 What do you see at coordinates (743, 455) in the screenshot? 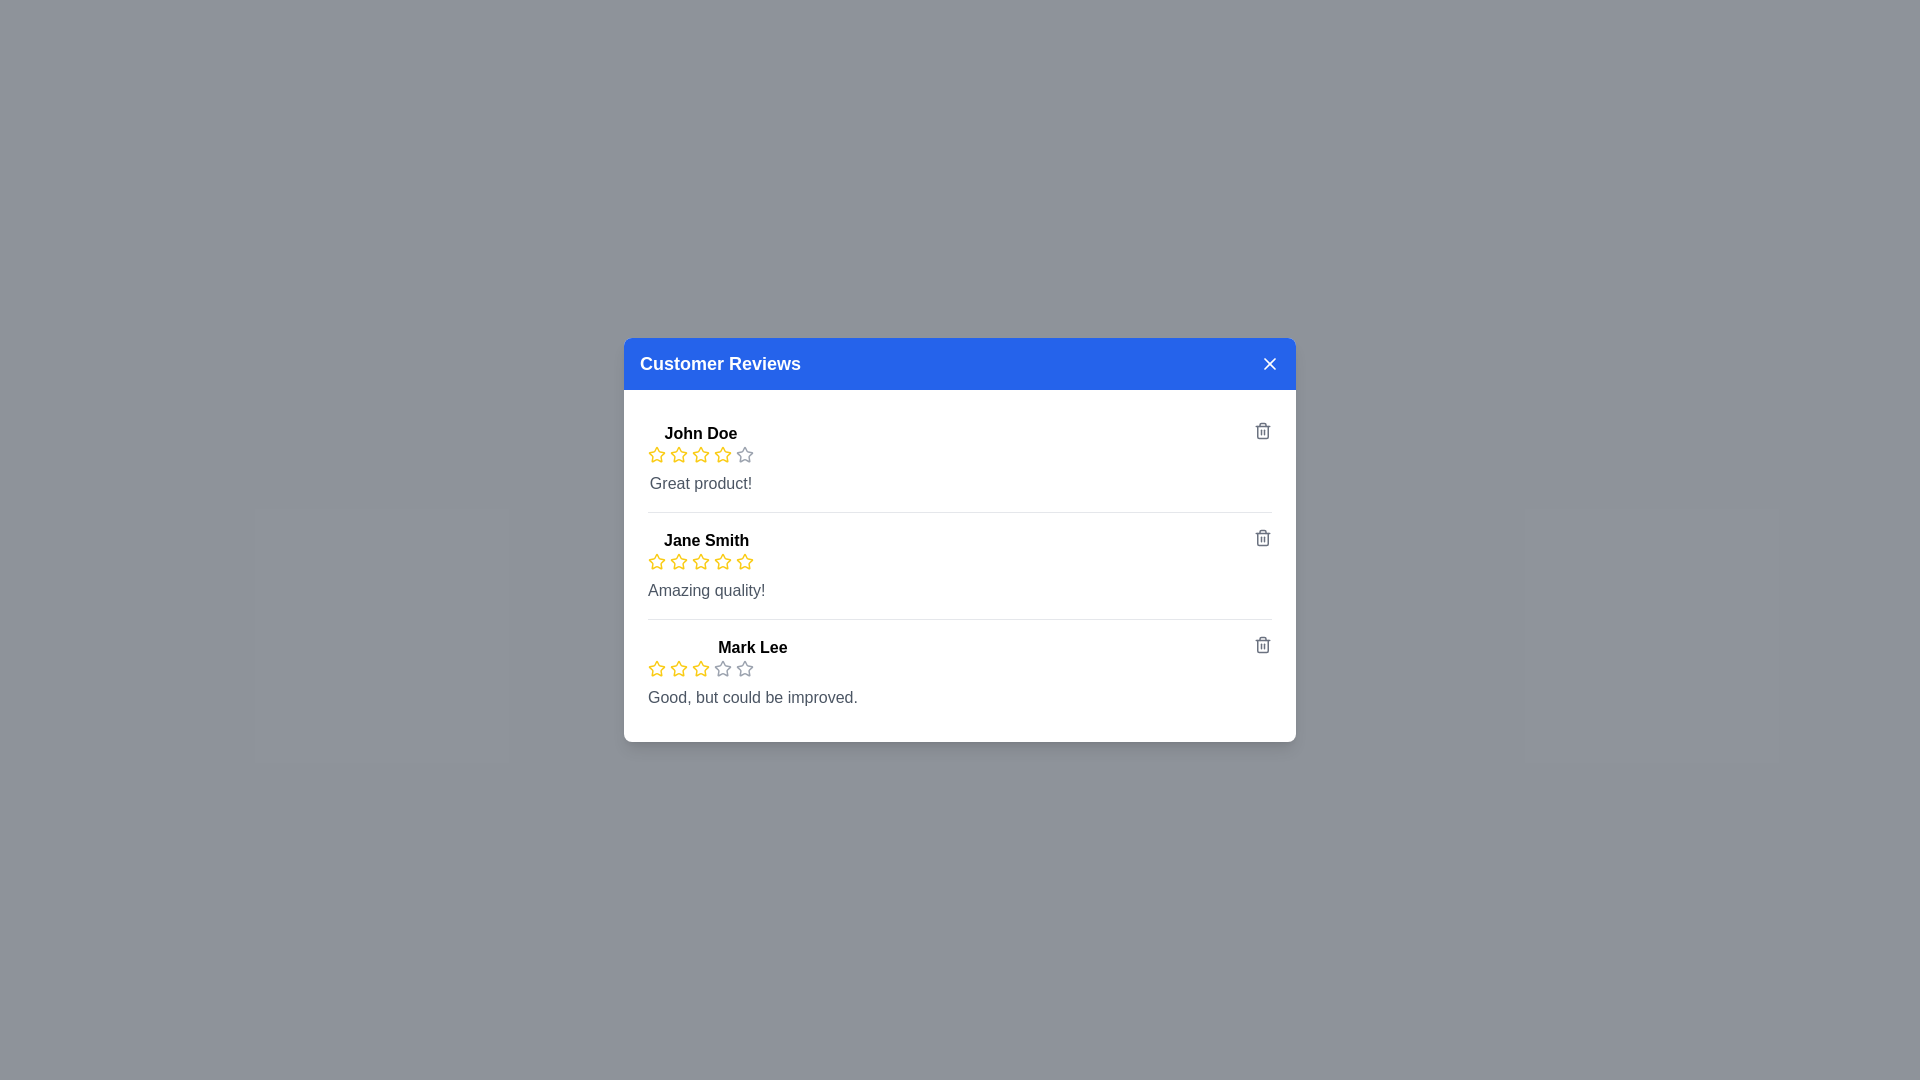
I see `the rating to 5 stars by clicking on the corresponding star` at bounding box center [743, 455].